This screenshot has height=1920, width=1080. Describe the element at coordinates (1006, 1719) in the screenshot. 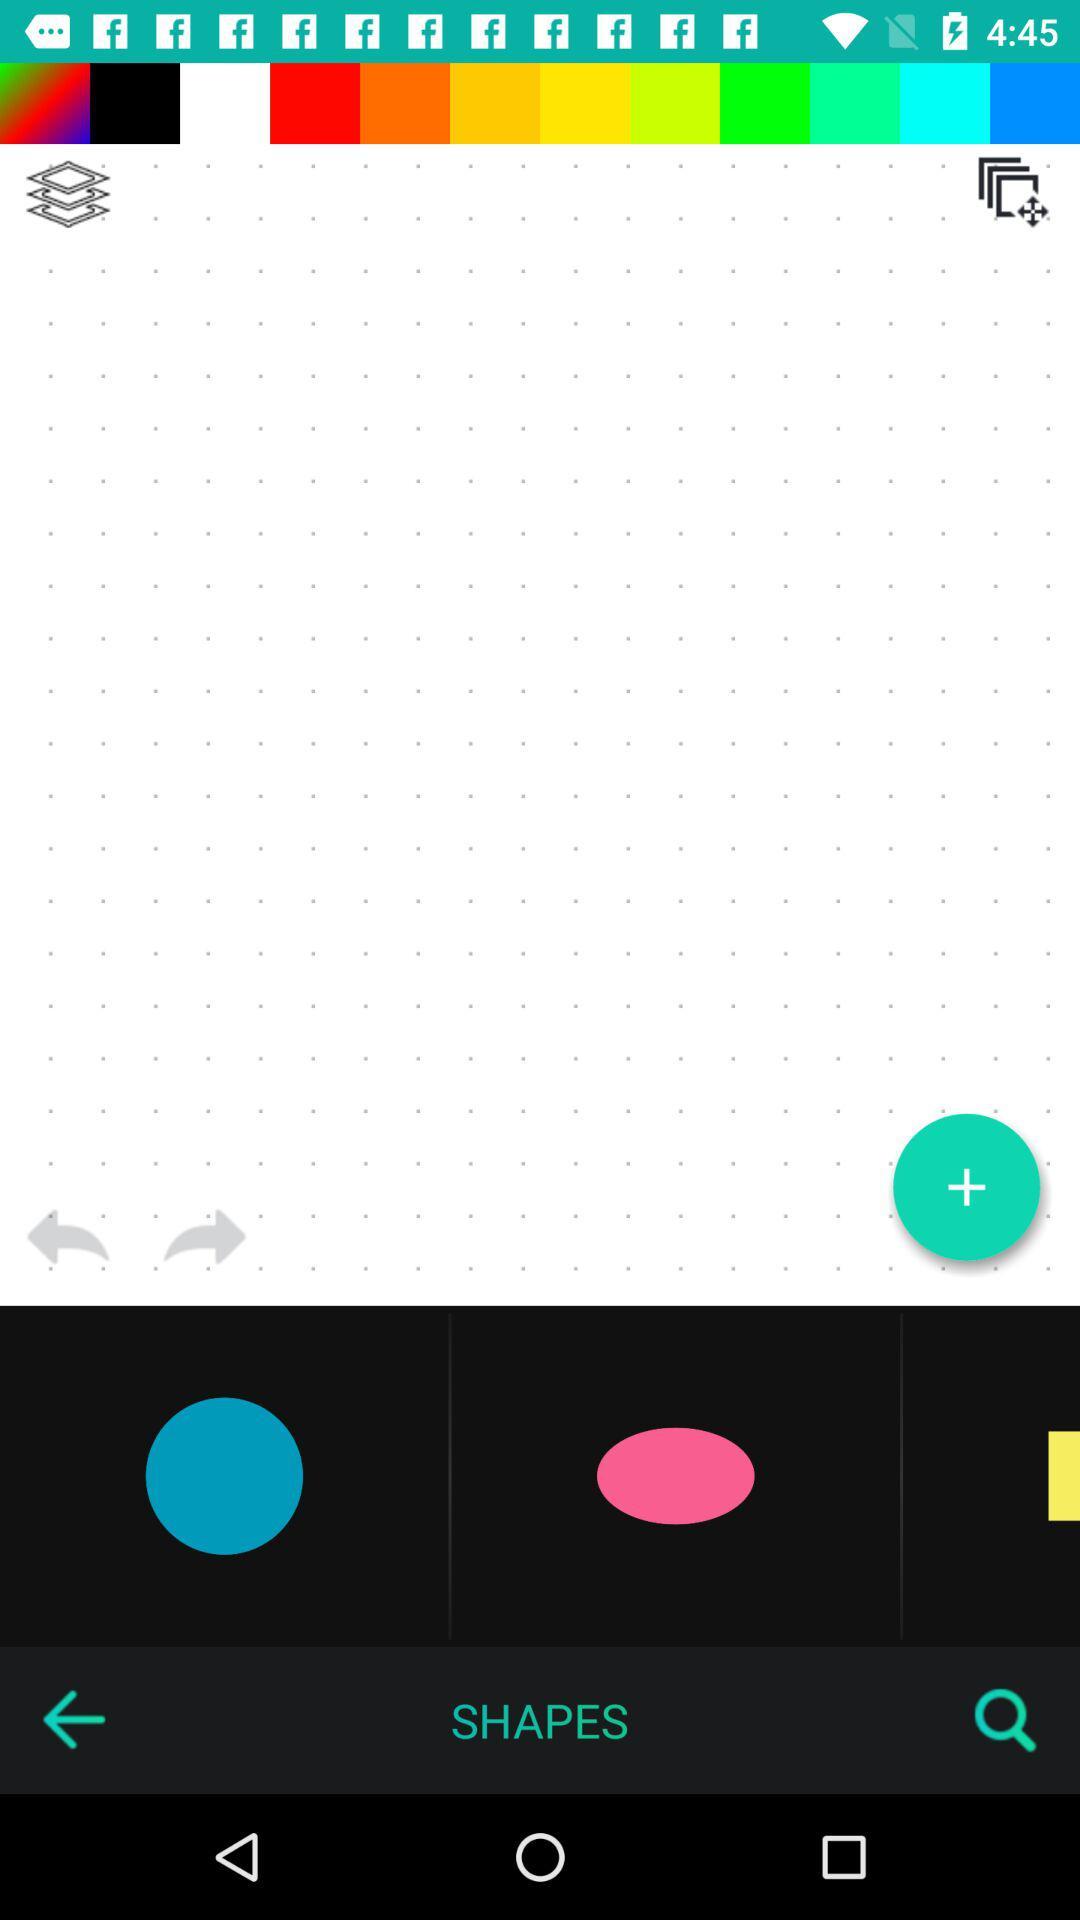

I see `search` at that location.